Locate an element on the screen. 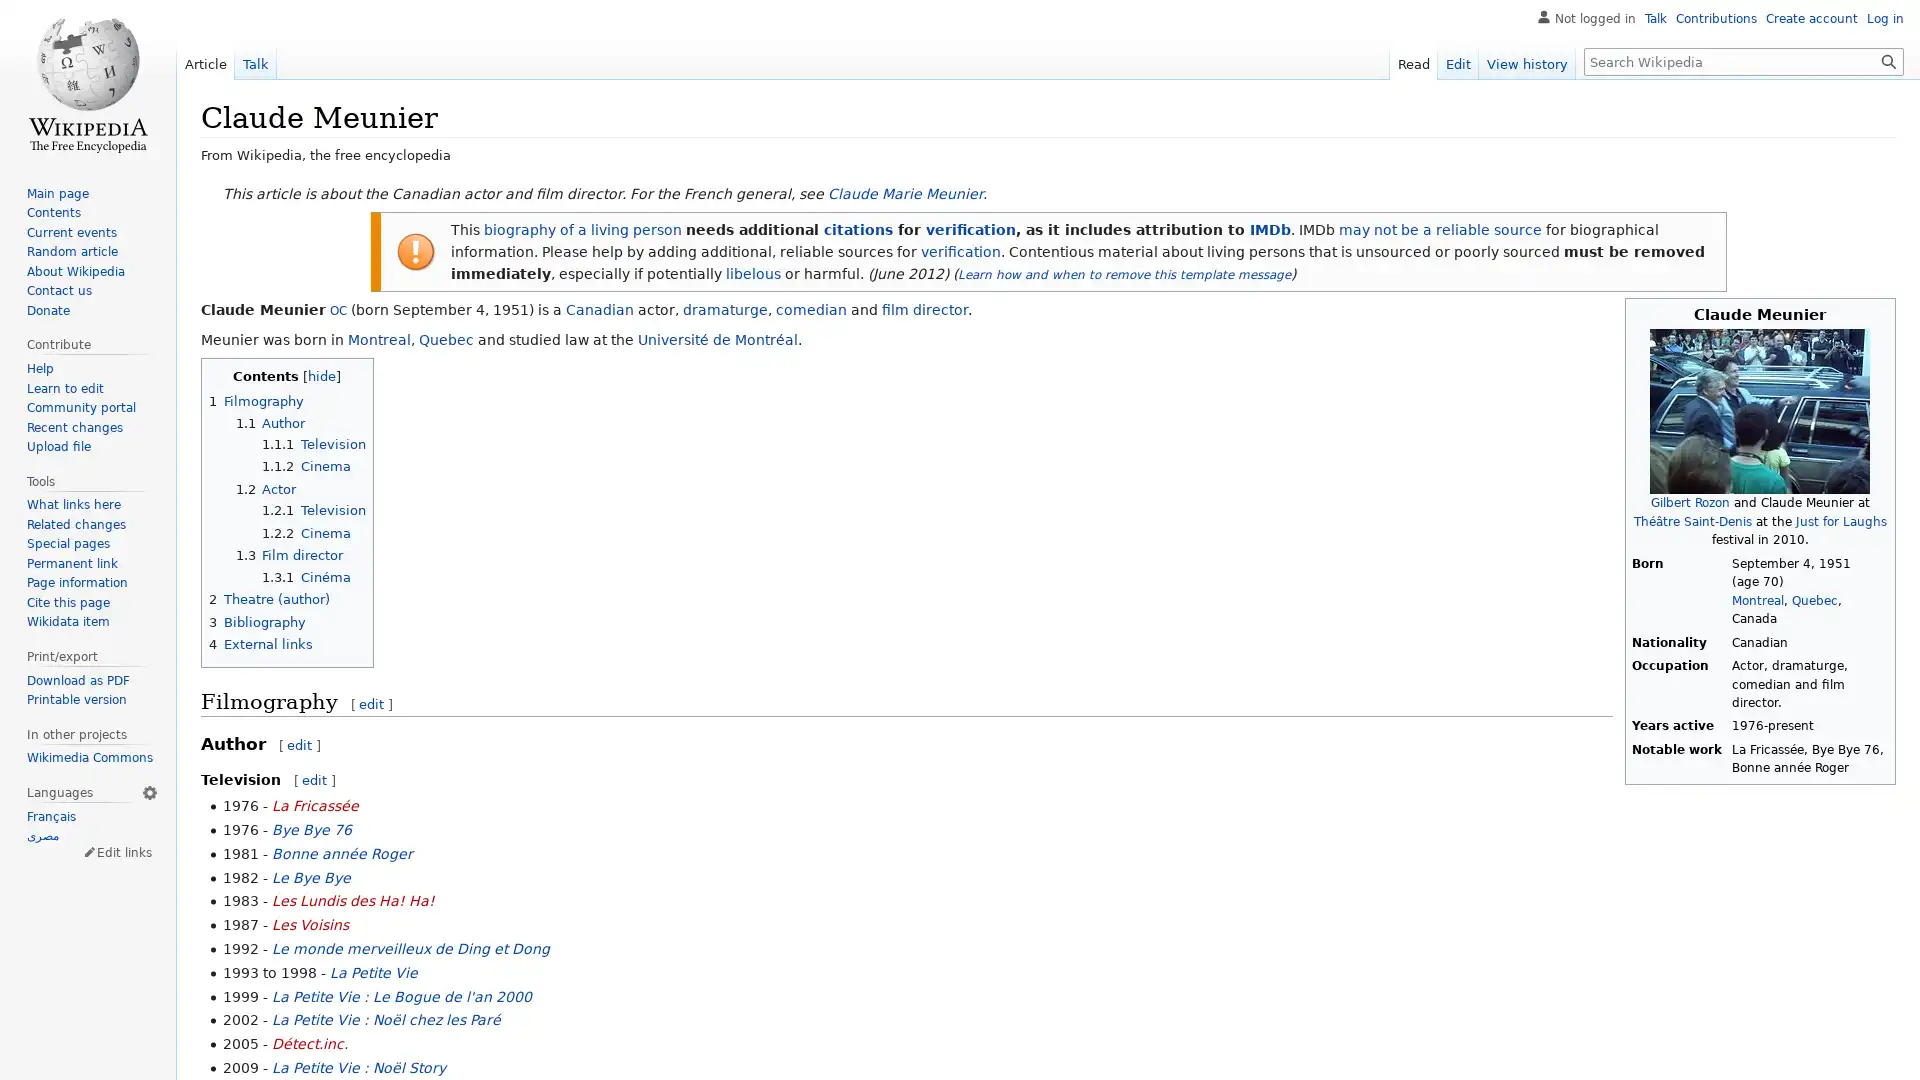 This screenshot has width=1920, height=1080. Go is located at coordinates (1888, 60).